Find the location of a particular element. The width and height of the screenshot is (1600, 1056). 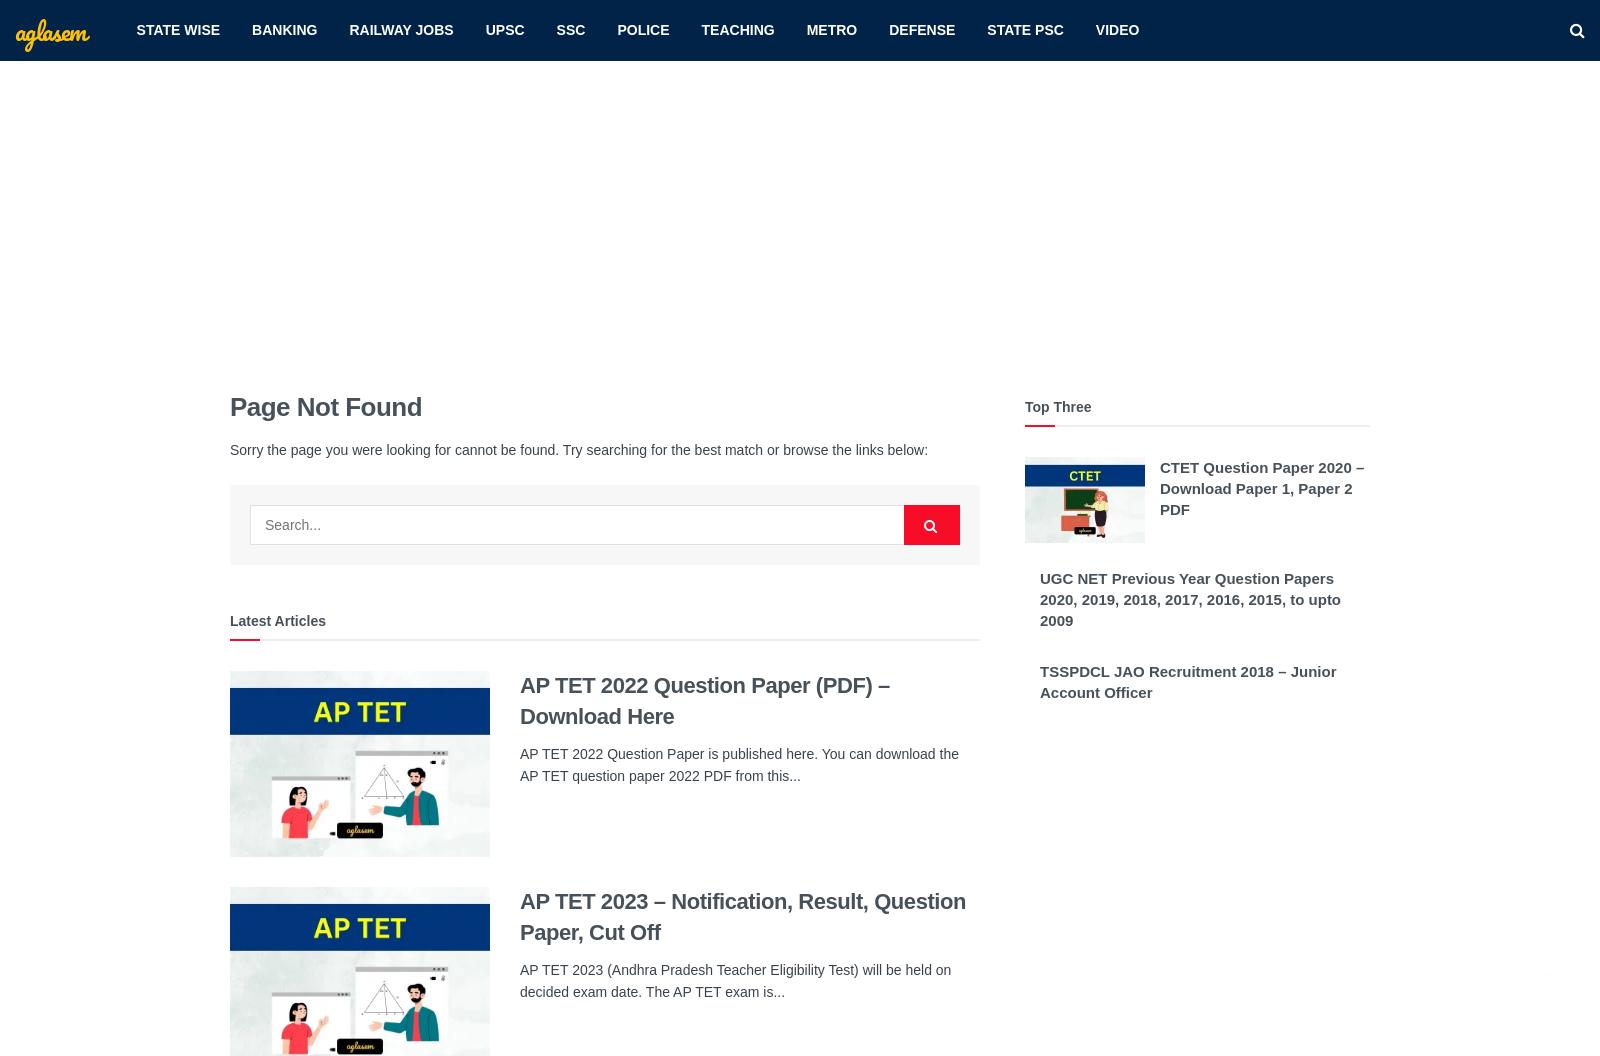

'UGC NET Previous Year Question Papers 2020, 2019, 2018, 2017, 2016, 2015, to upto 2009' is located at coordinates (1190, 597).